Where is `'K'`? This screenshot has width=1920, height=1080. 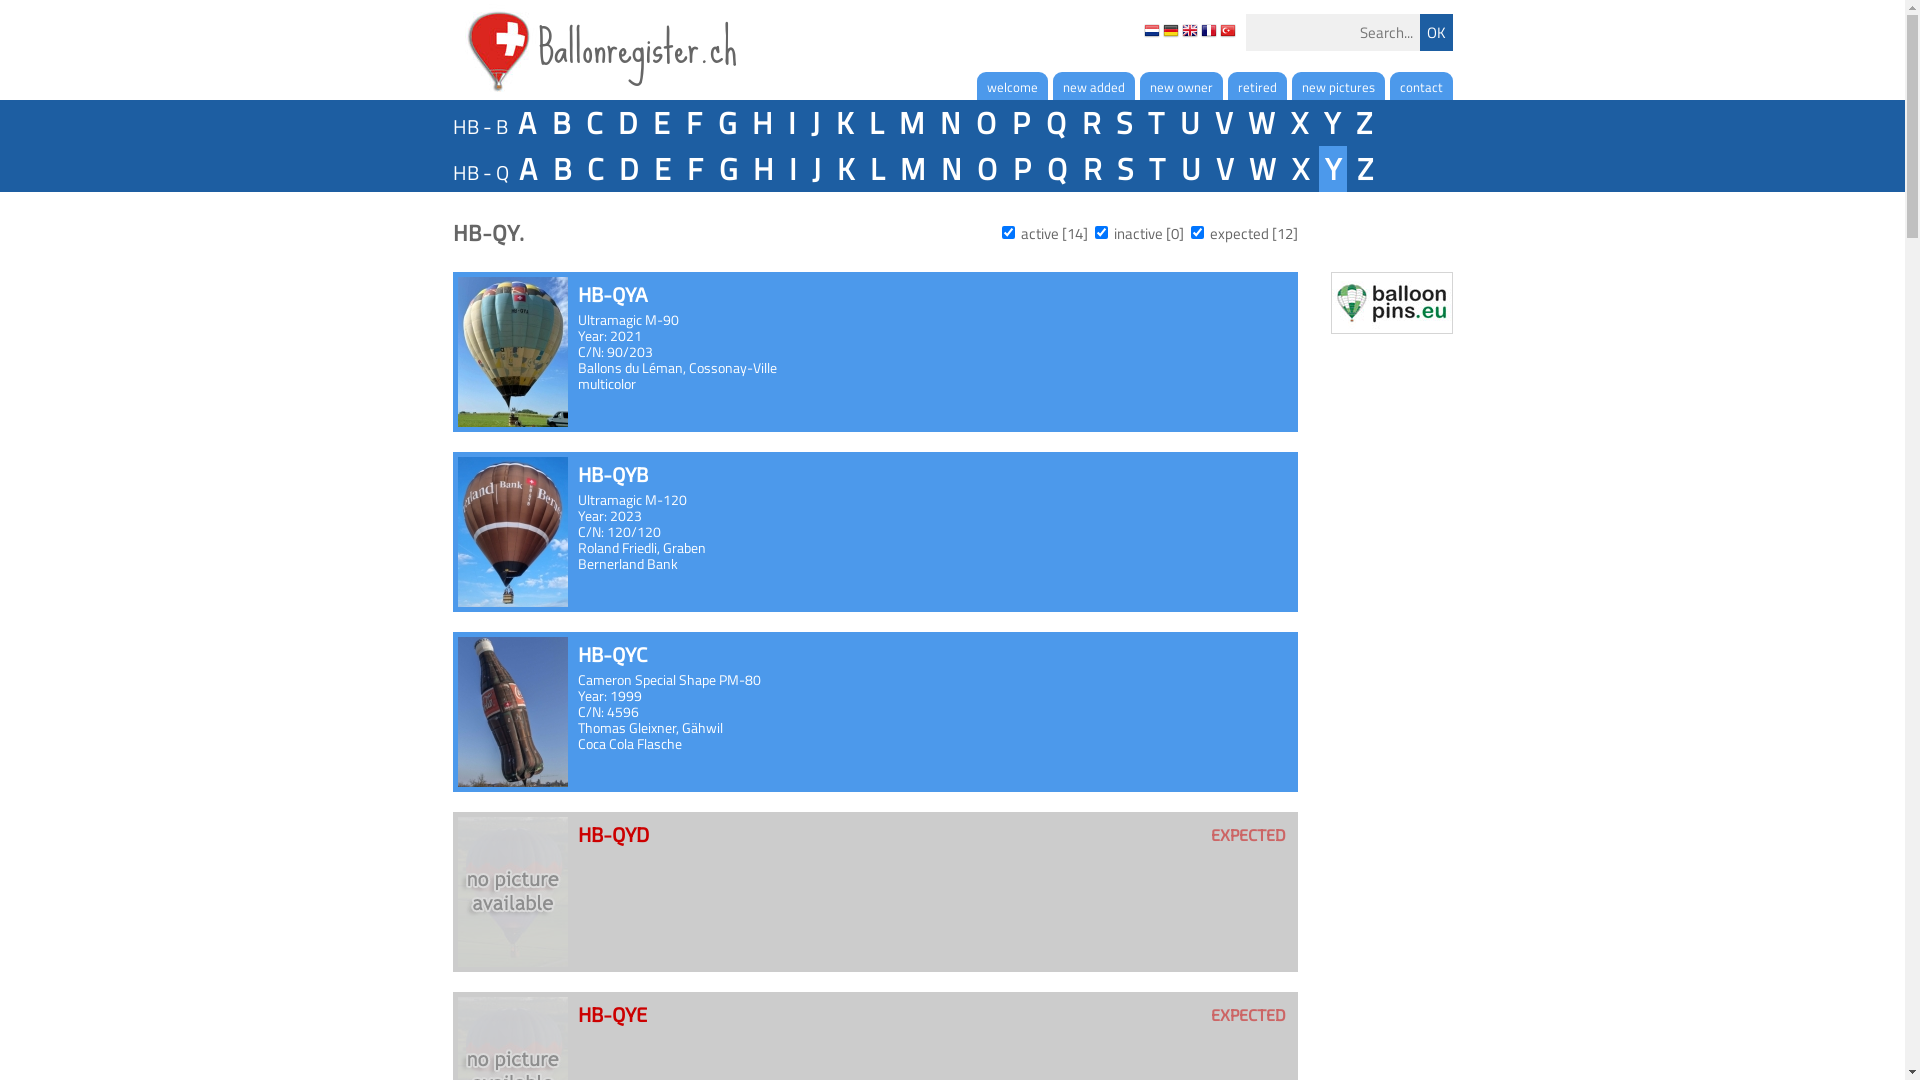
'K' is located at coordinates (844, 123).